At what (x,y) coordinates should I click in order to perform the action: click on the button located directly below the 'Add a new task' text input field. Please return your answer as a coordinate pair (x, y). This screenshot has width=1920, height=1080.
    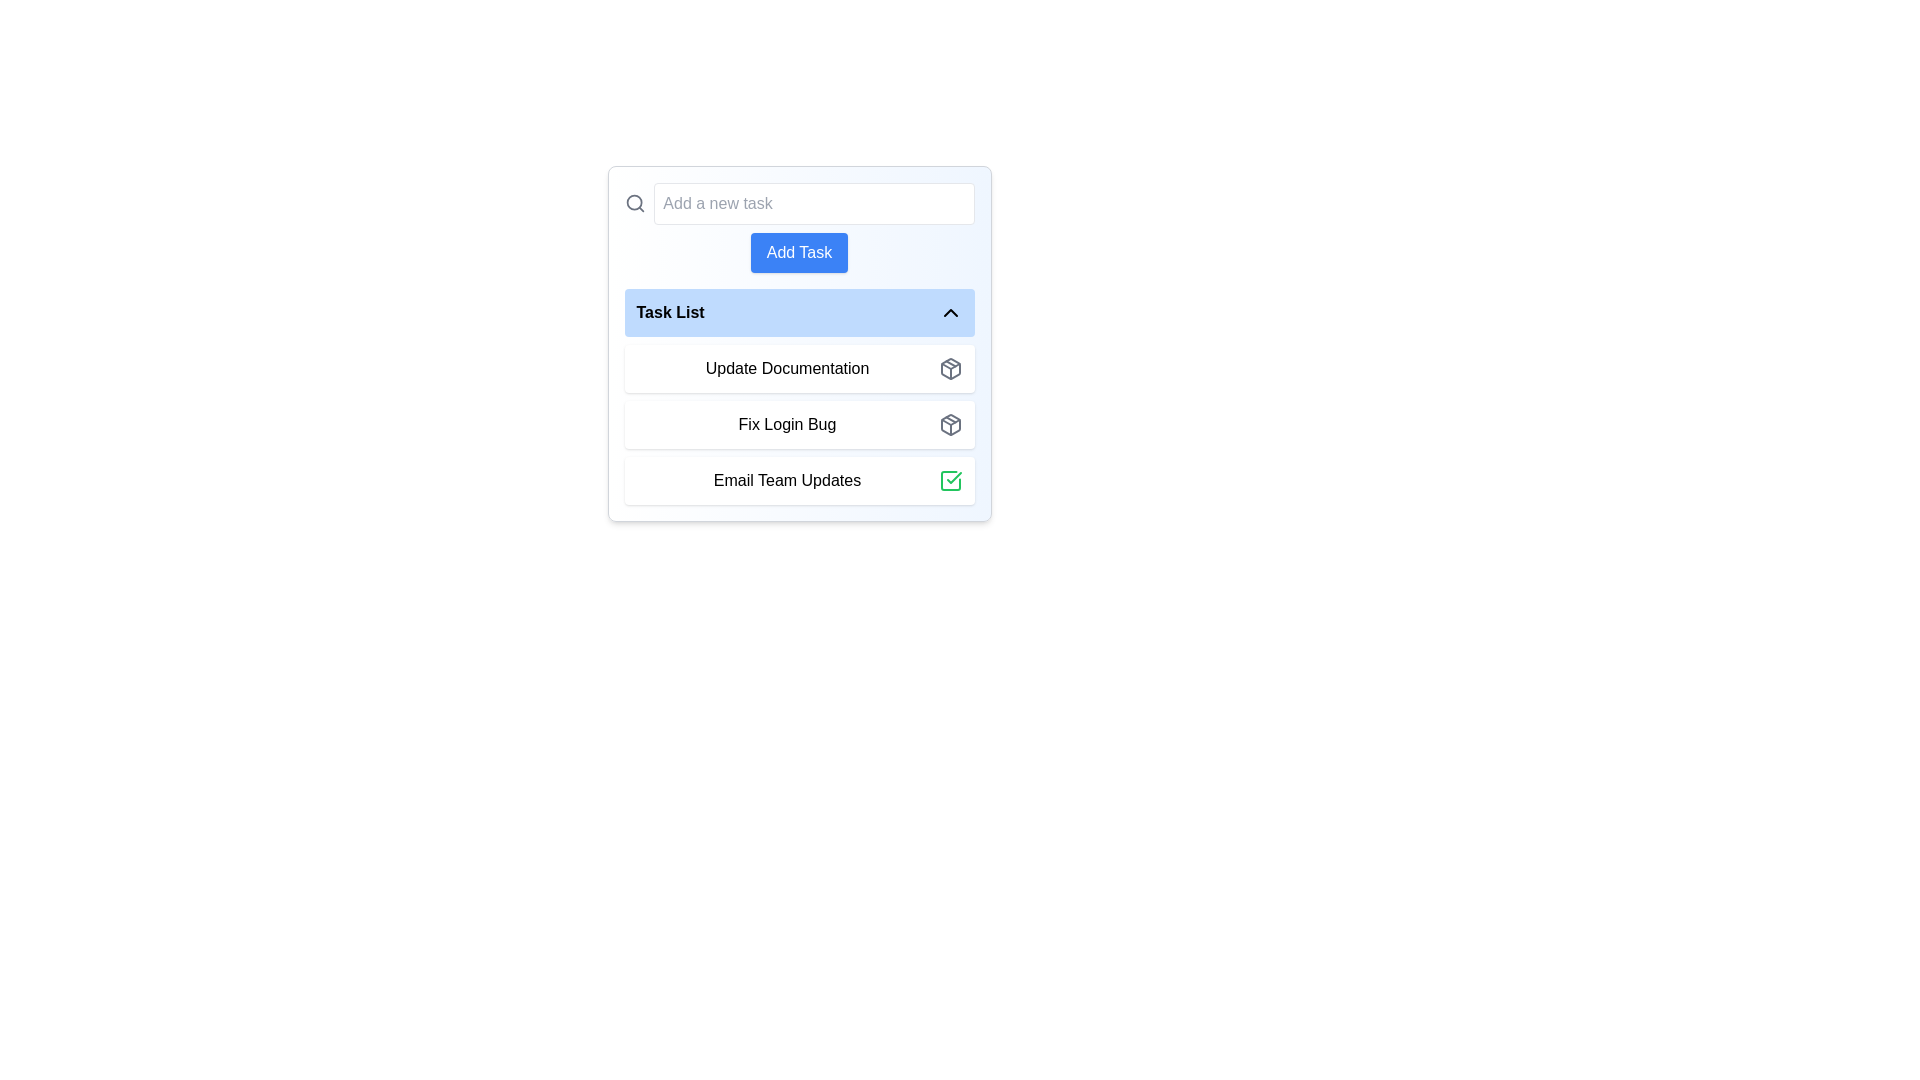
    Looking at the image, I should click on (798, 252).